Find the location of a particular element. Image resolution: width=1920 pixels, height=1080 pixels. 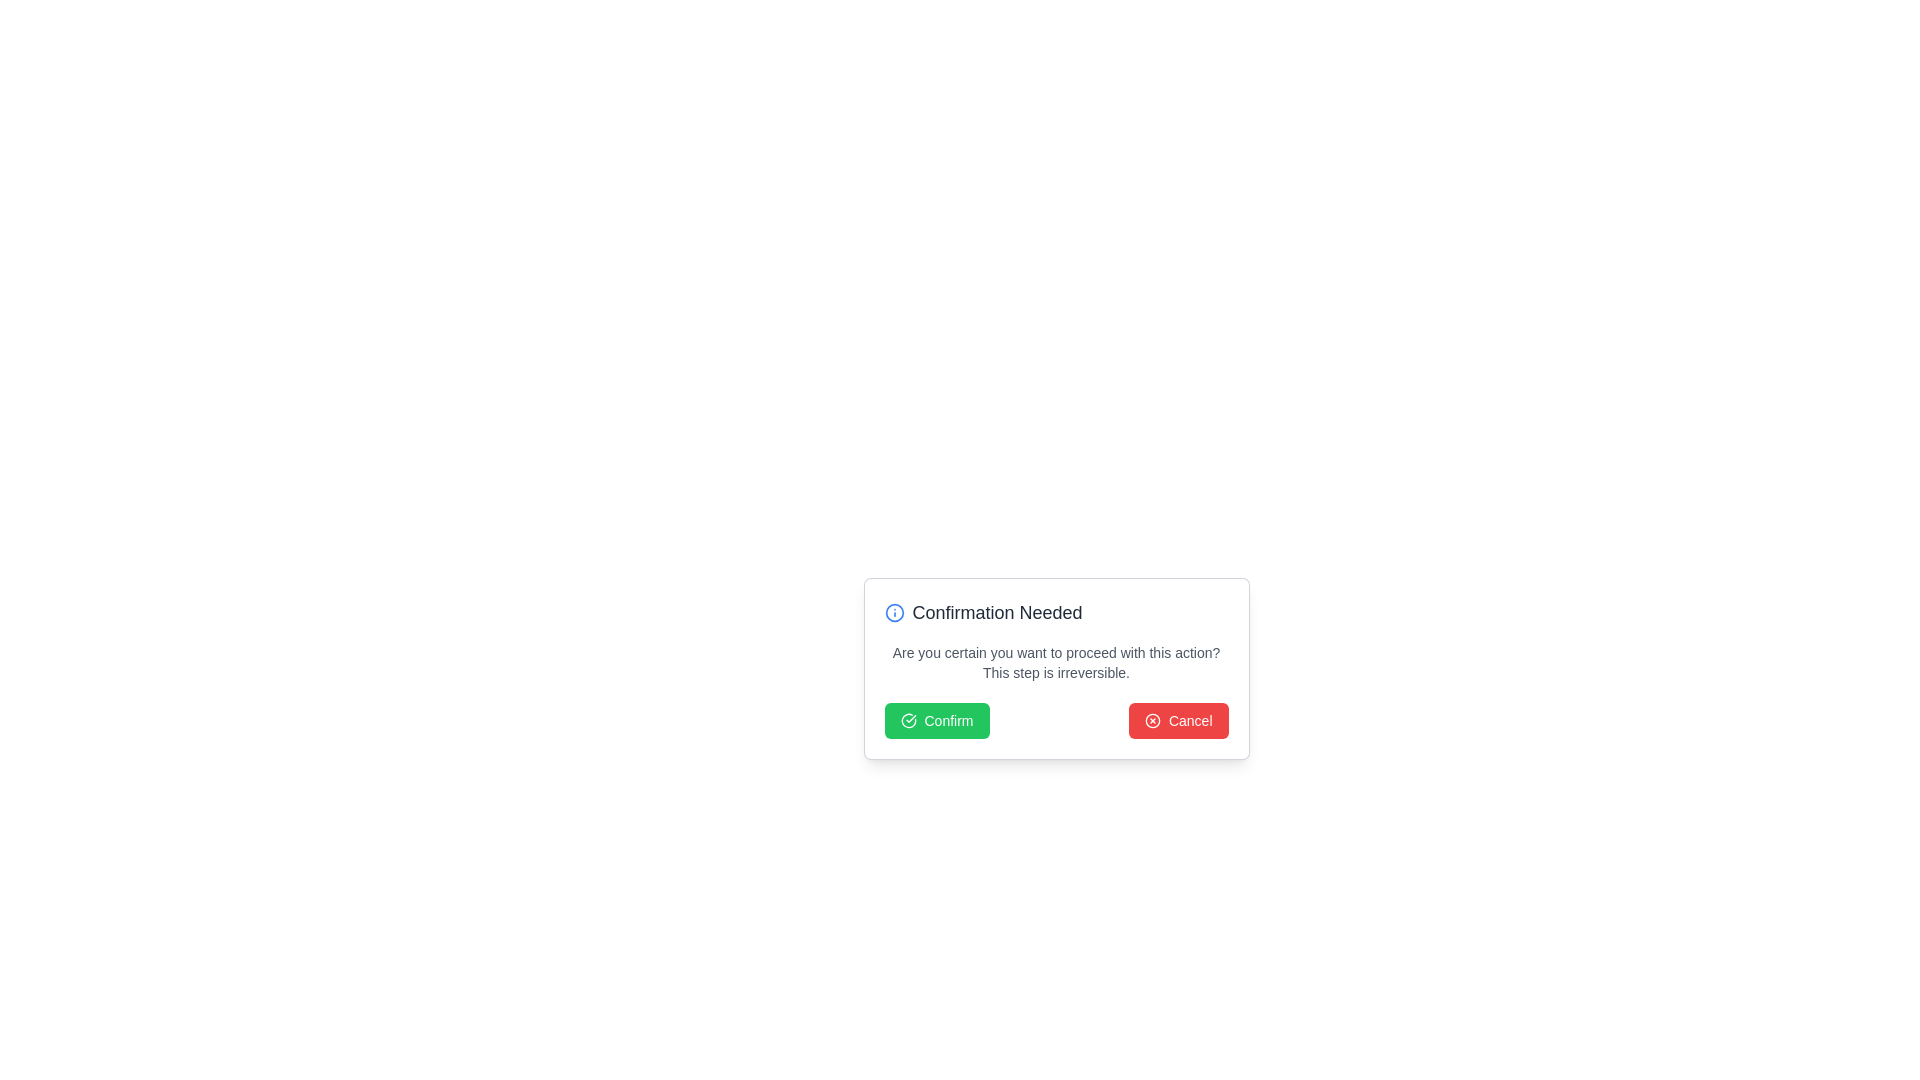

the heading element that indicates the purpose of the modal dialog, which is positioned at the top section of the modal, above the confirmation prompt is located at coordinates (1055, 612).